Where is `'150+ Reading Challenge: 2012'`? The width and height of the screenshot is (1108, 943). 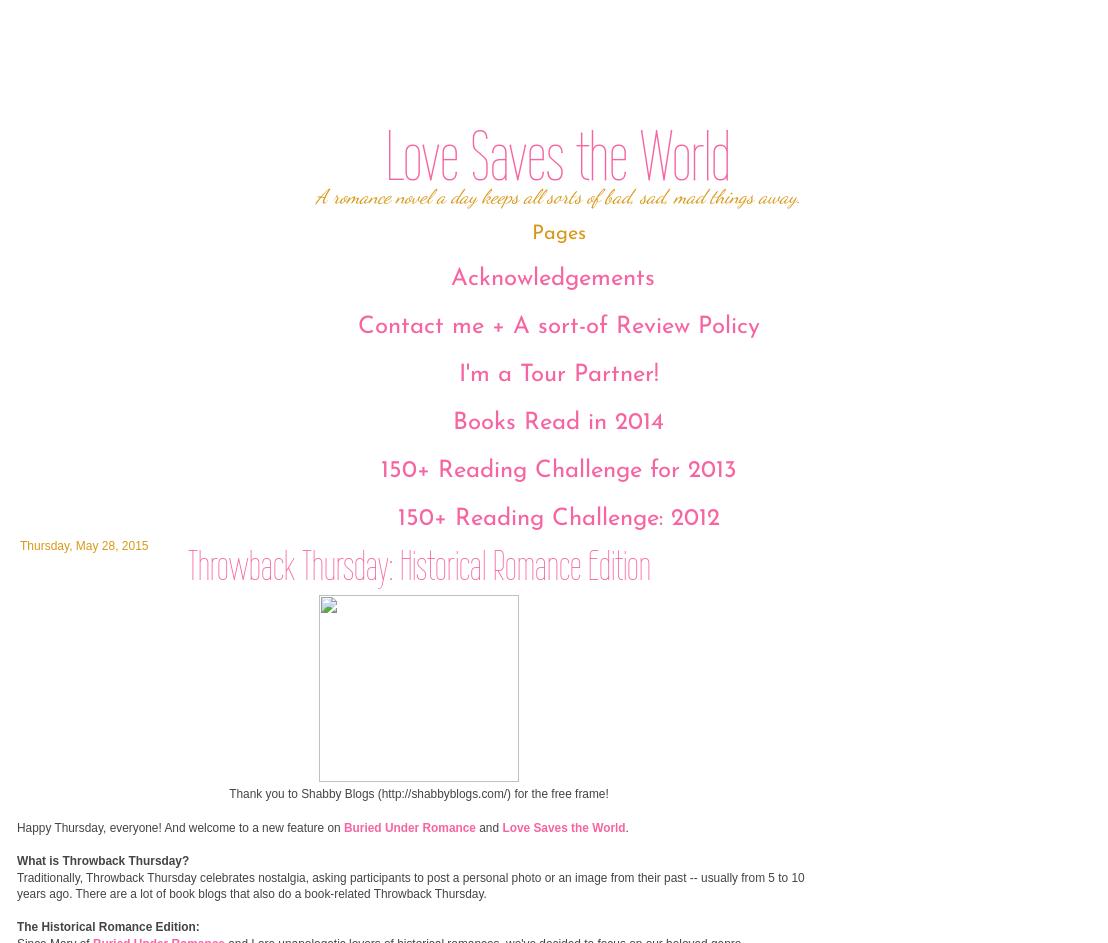
'150+ Reading Challenge: 2012' is located at coordinates (557, 516).